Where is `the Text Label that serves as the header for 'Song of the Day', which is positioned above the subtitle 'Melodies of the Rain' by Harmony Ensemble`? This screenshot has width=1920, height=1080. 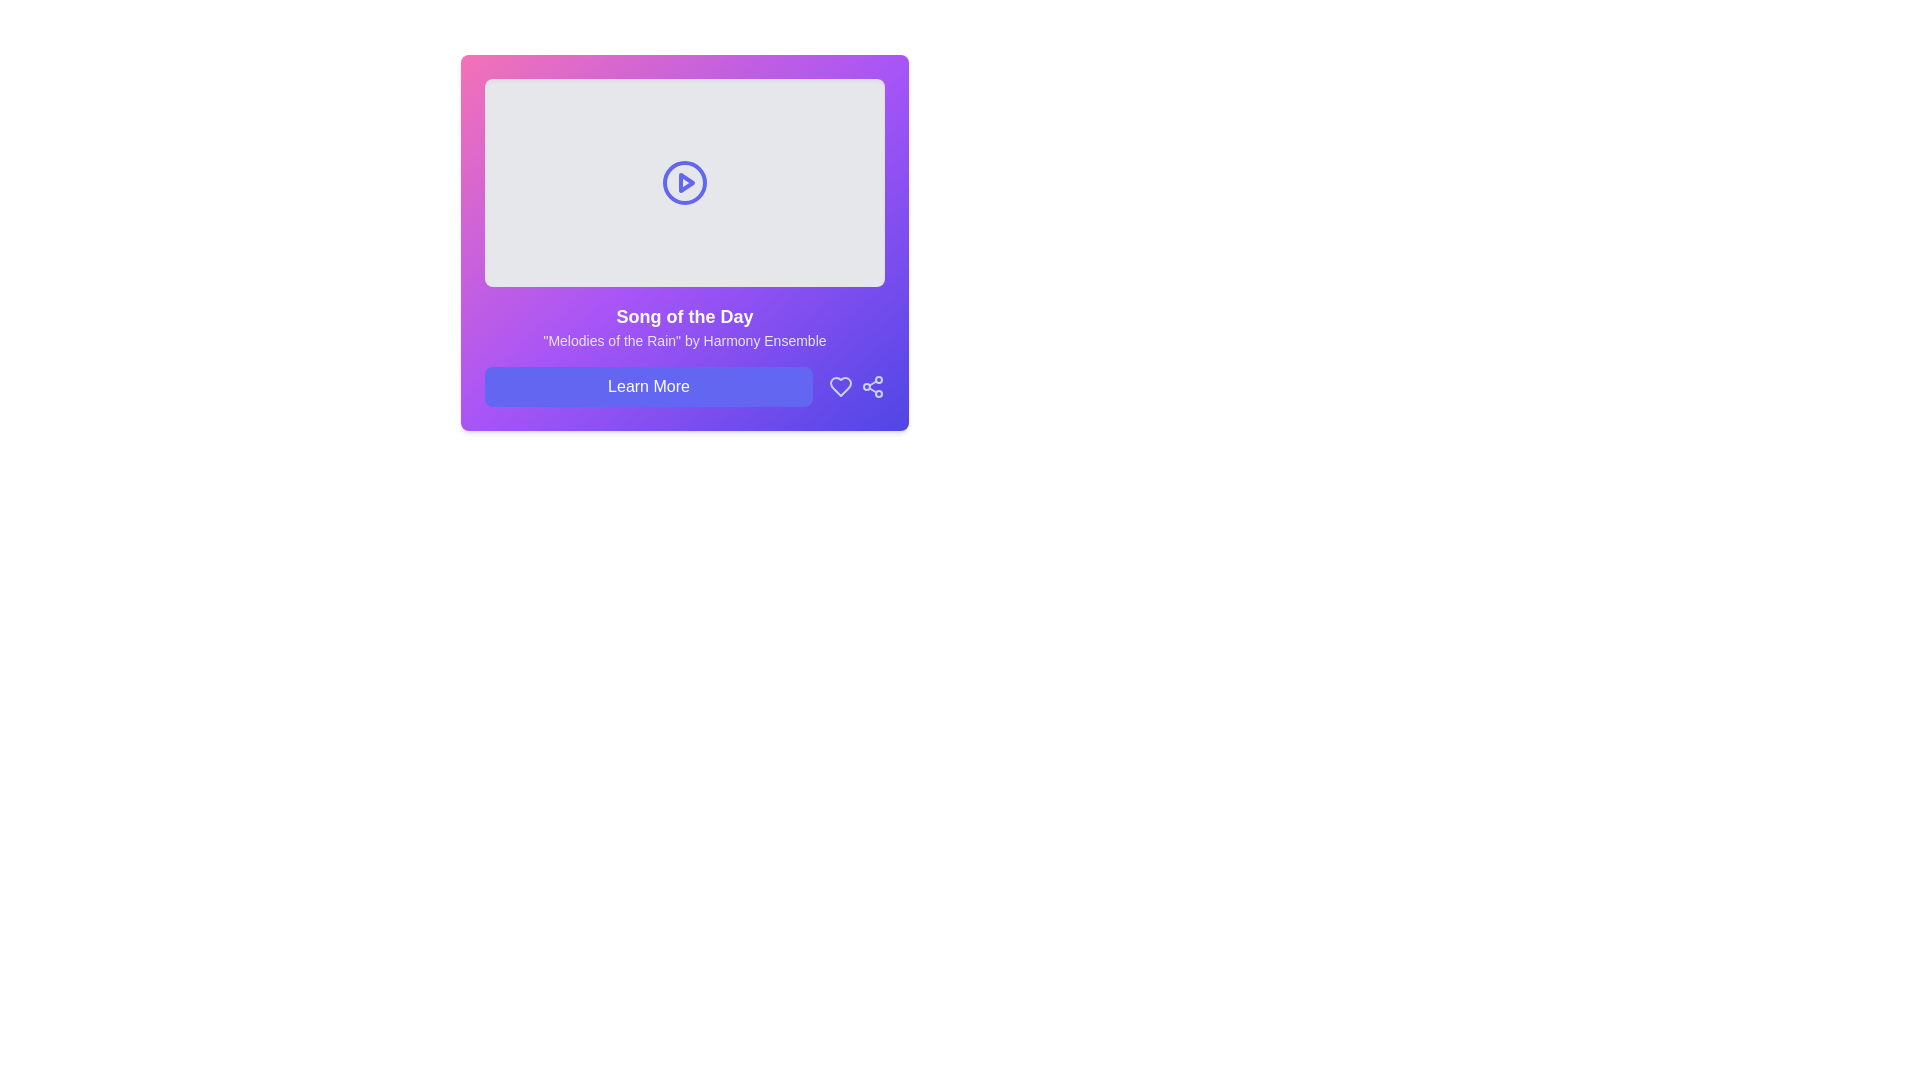 the Text Label that serves as the header for 'Song of the Day', which is positioned above the subtitle 'Melodies of the Rain' by Harmony Ensemble is located at coordinates (685, 315).